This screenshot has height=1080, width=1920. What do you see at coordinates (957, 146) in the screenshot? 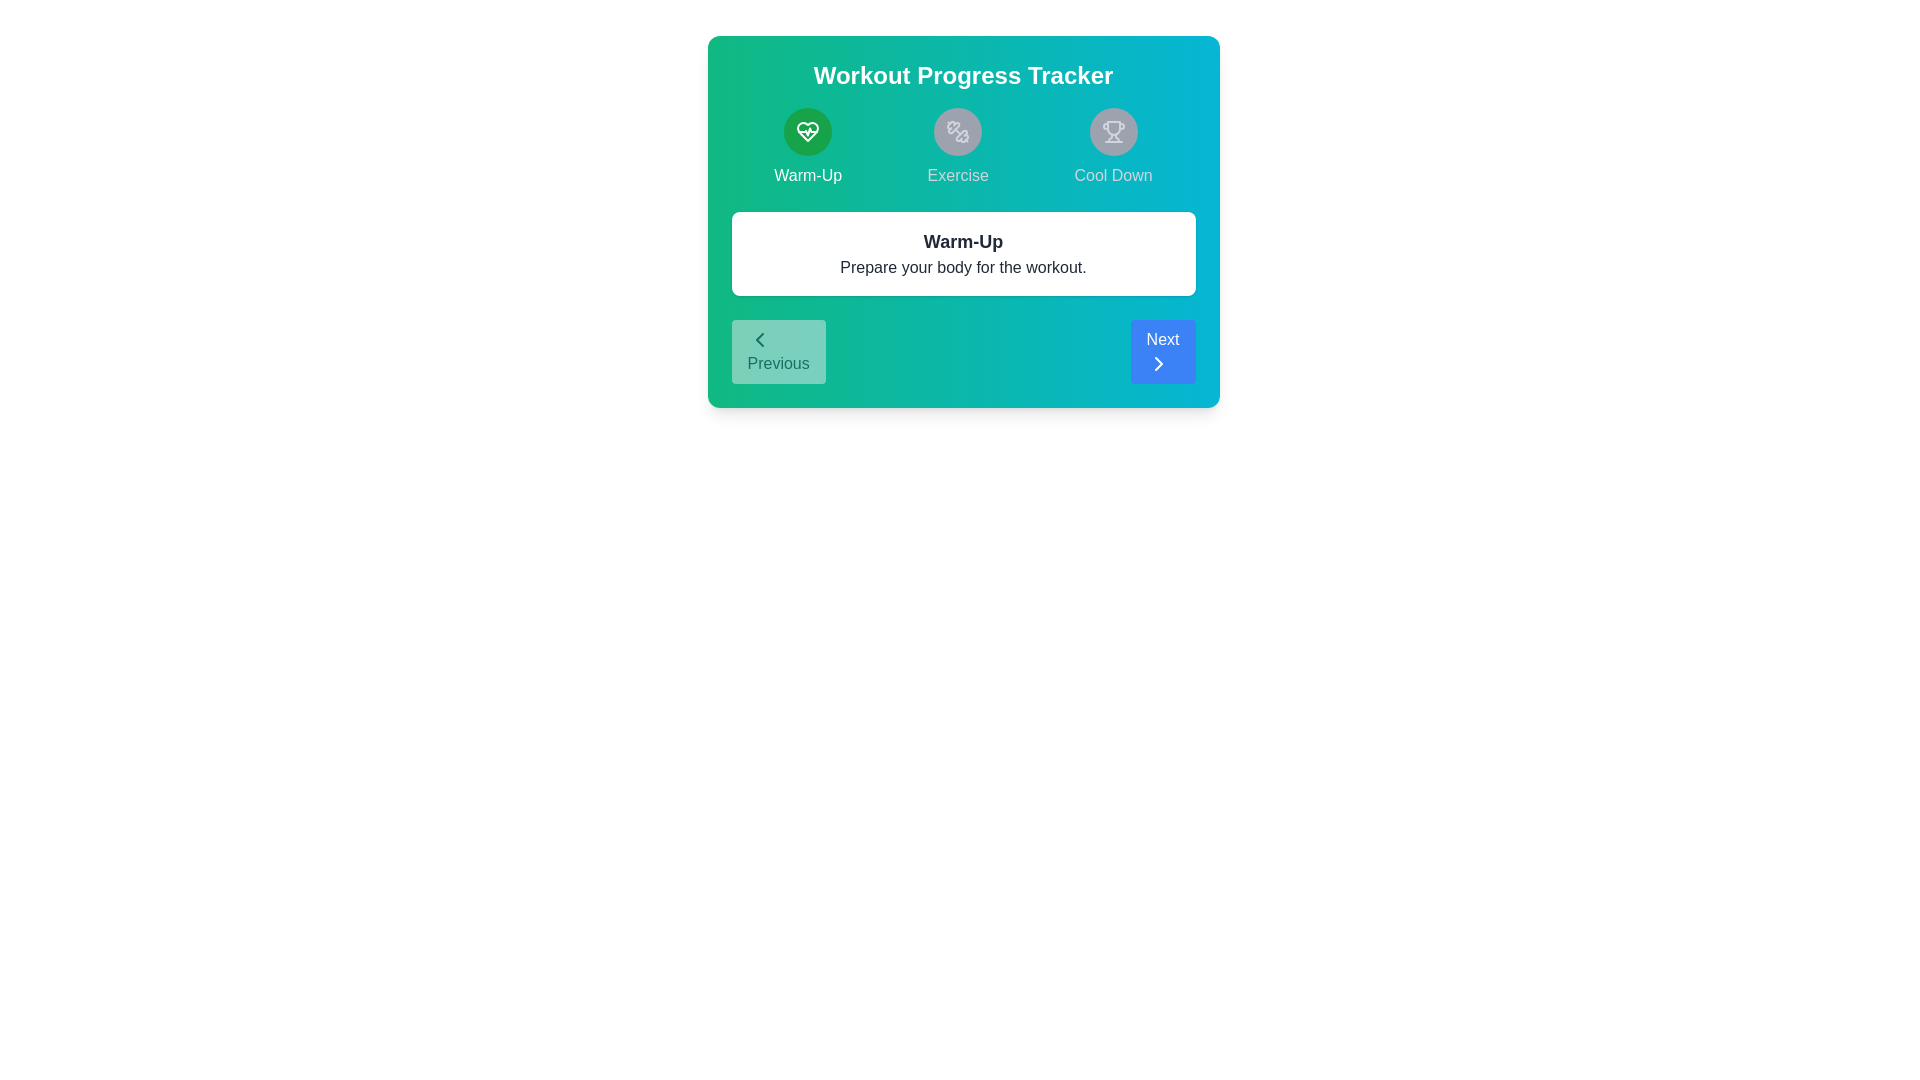
I see `the heading corresponding to the workout phase: Exercise` at bounding box center [957, 146].